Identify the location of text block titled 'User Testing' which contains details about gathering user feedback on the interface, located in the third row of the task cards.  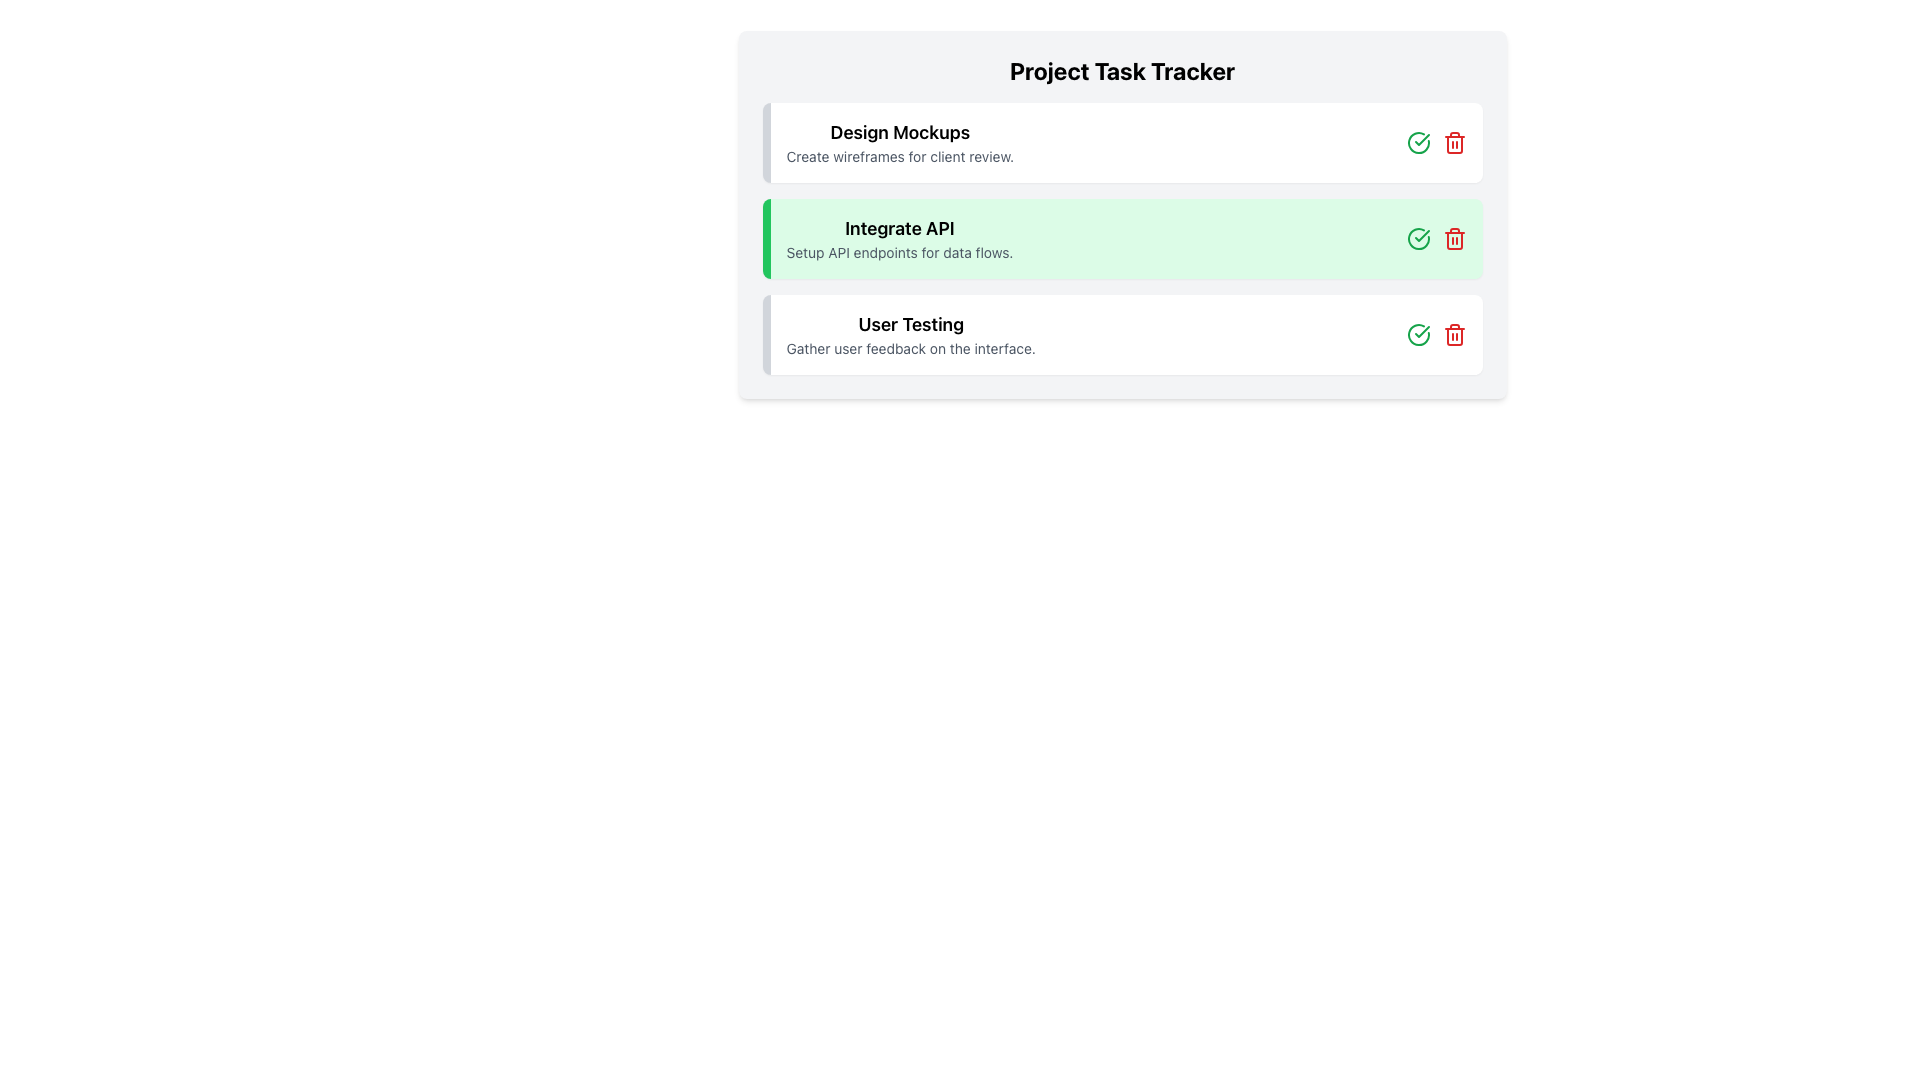
(910, 334).